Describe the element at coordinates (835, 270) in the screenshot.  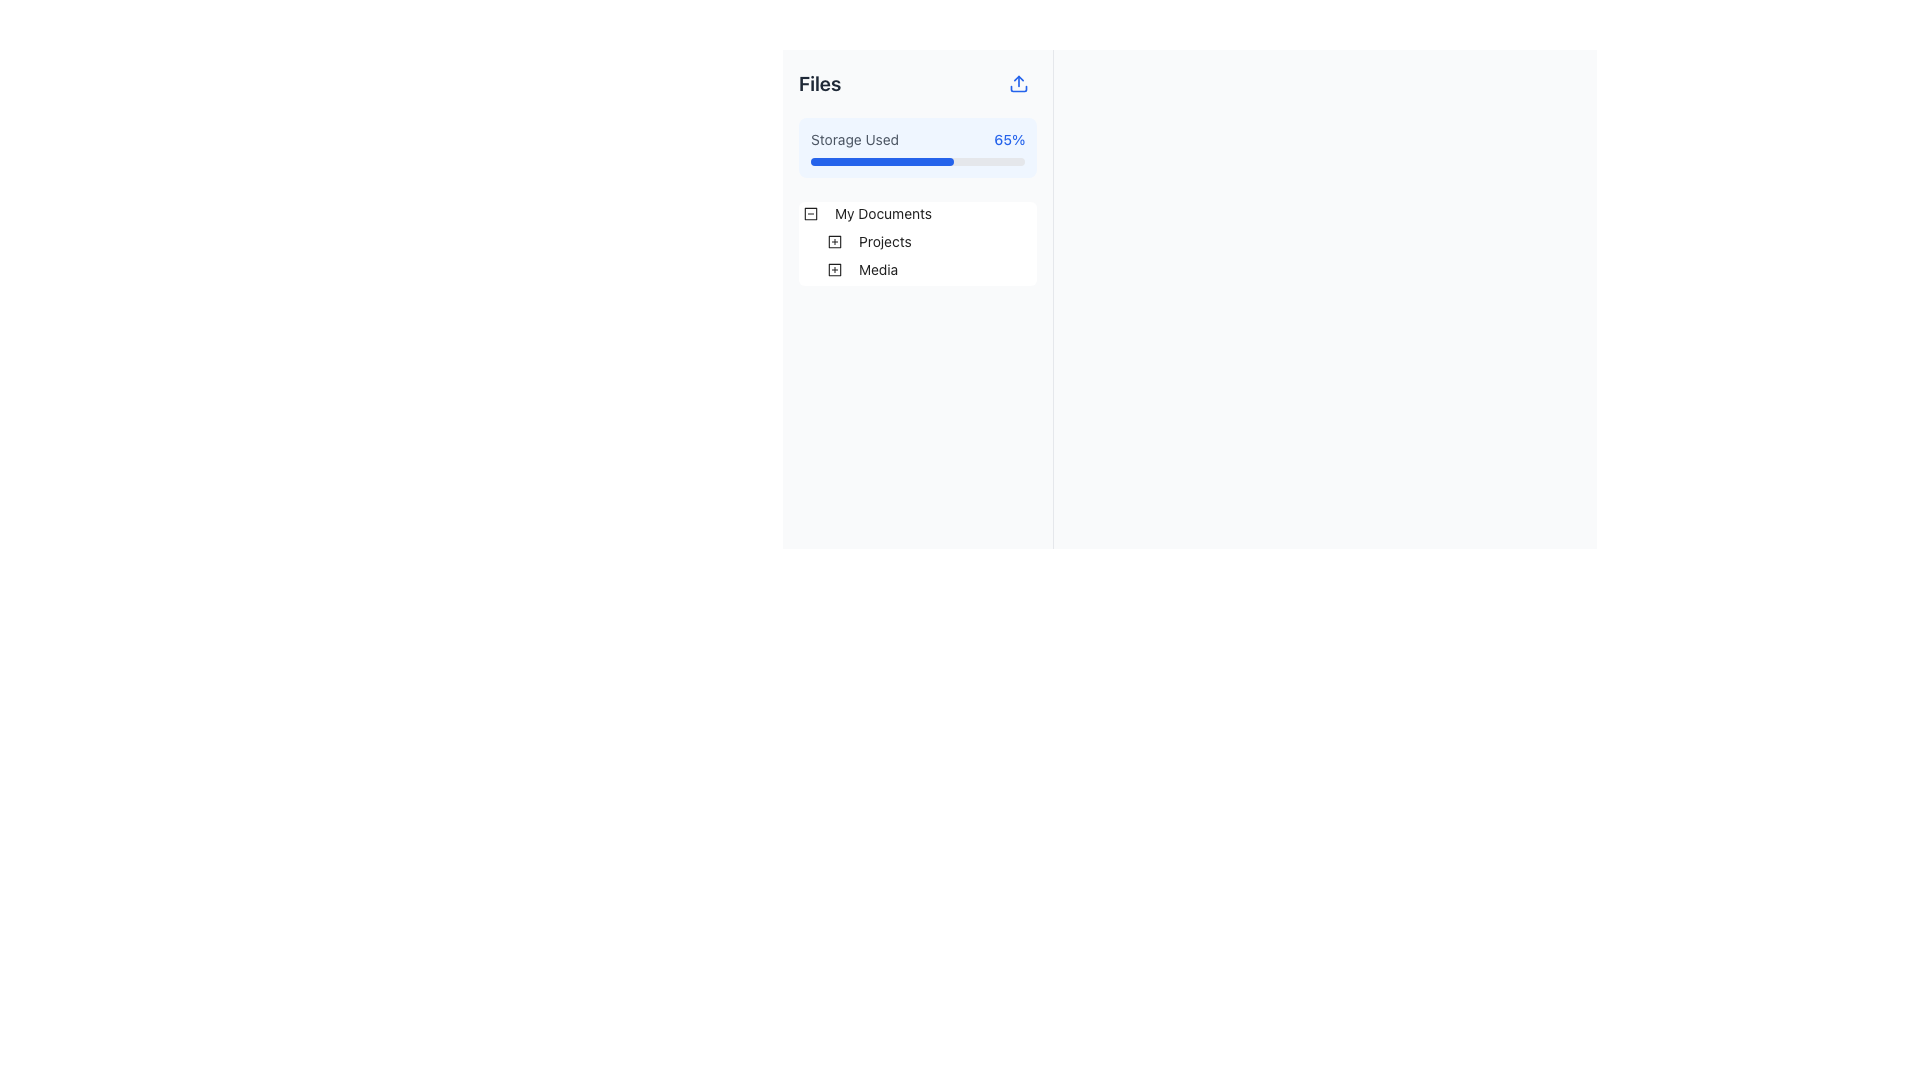
I see `the toggle button next to the 'Media' folder label in the 'My Documents' section` at that location.